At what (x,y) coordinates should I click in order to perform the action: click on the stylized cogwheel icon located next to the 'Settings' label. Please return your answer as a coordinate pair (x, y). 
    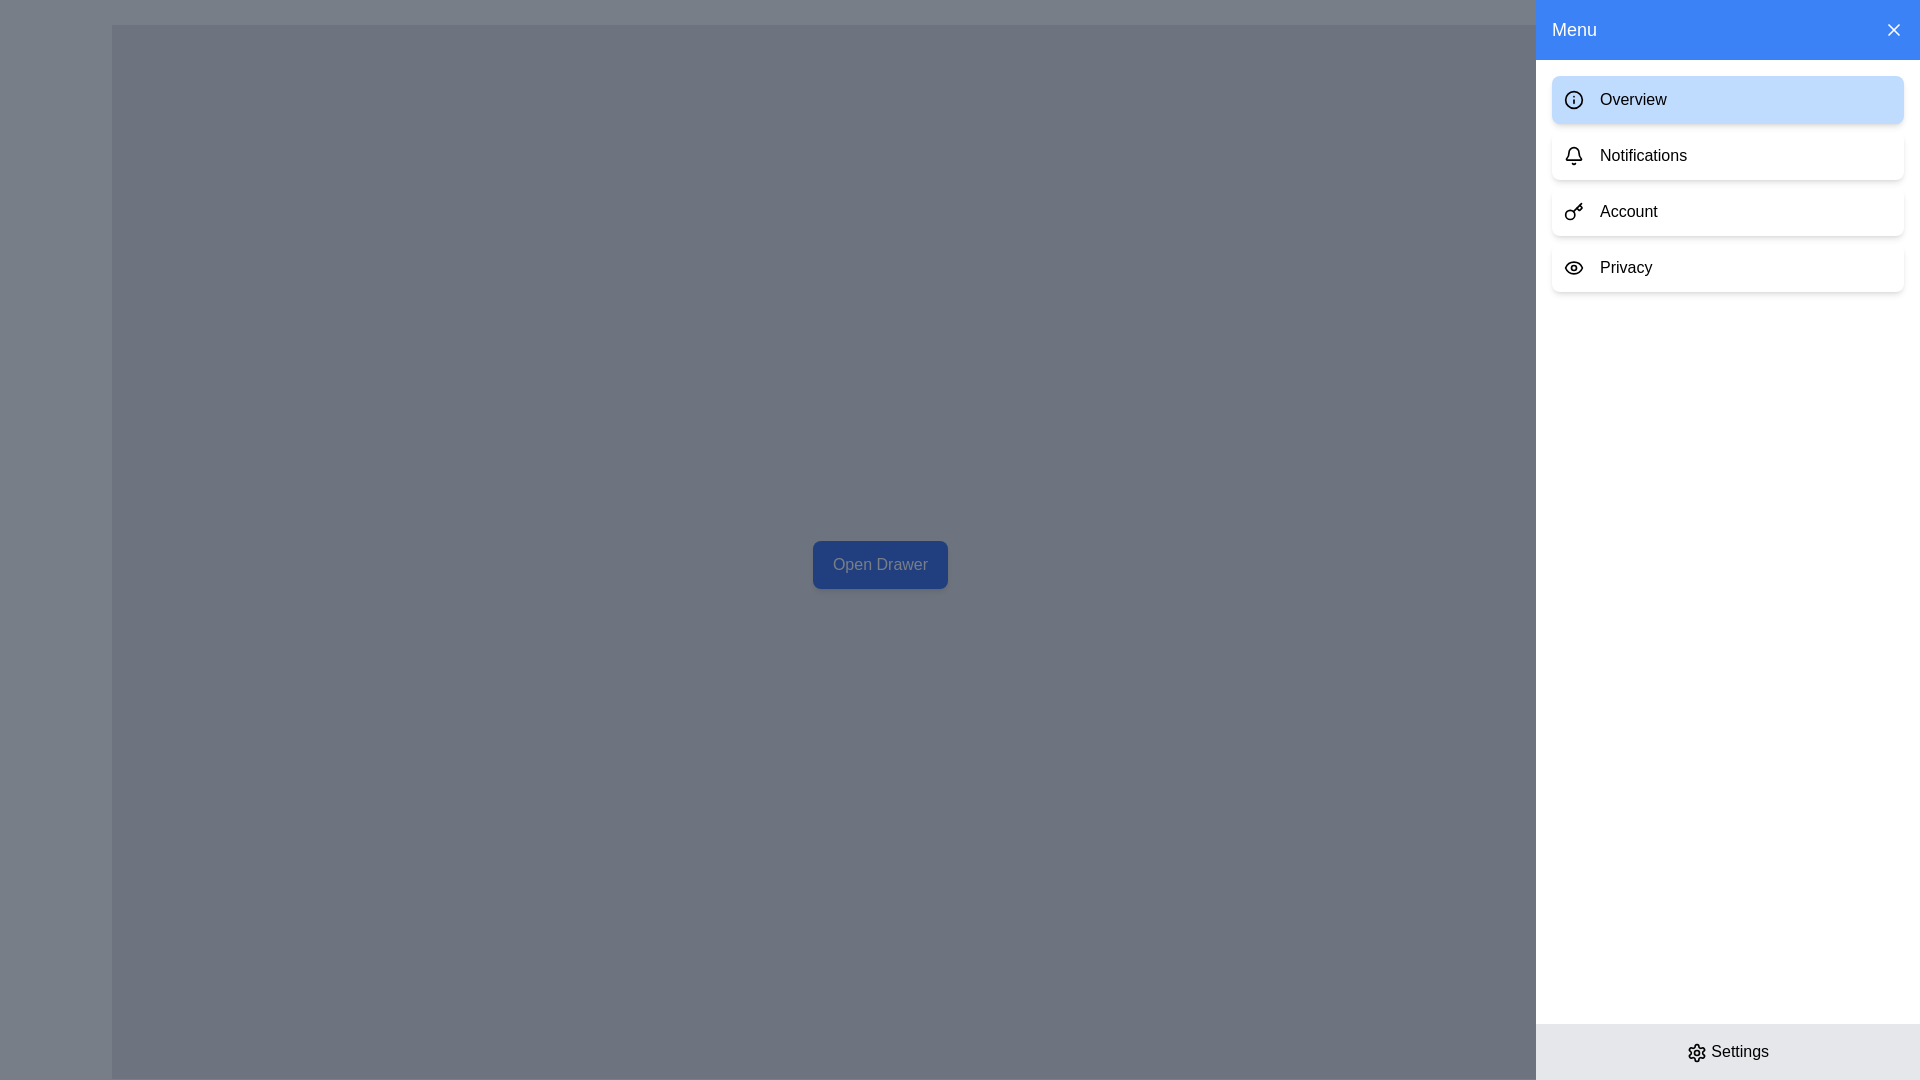
    Looking at the image, I should click on (1695, 1051).